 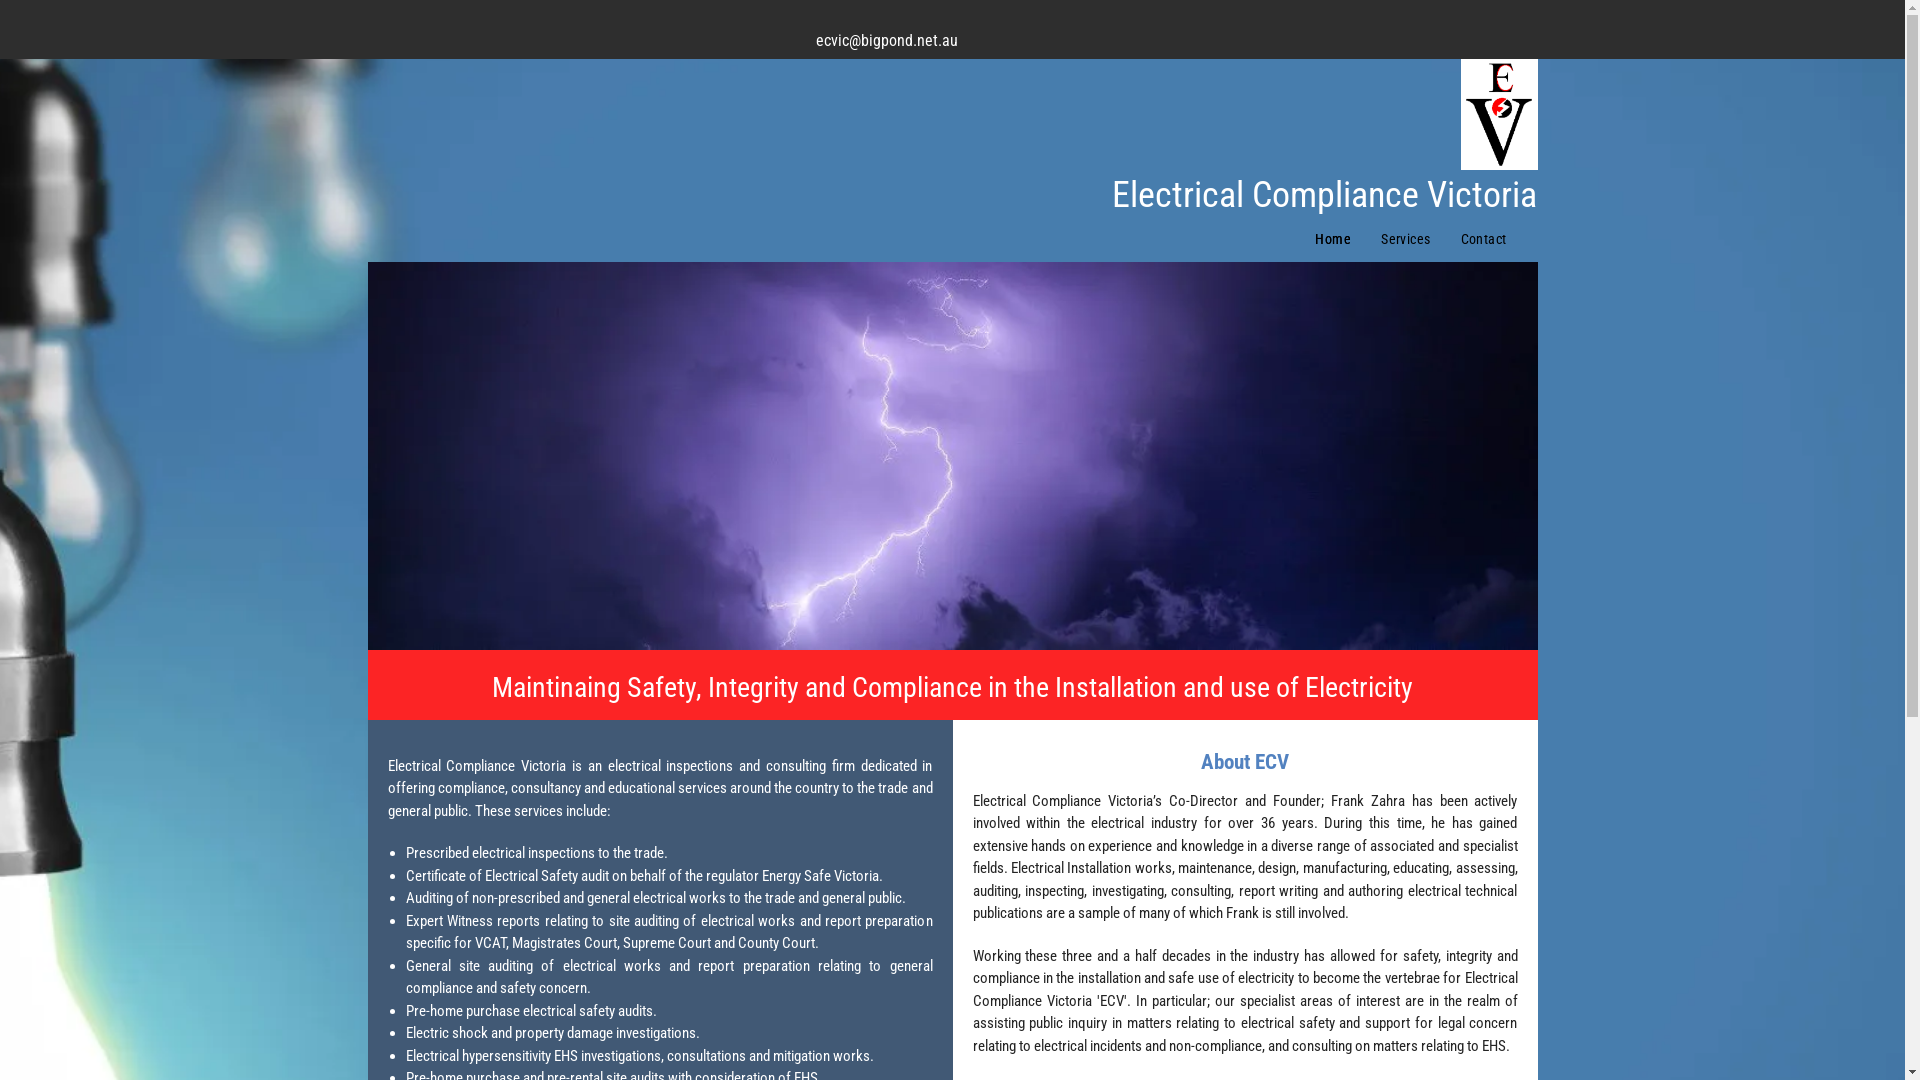 I want to click on 'Home', so click(x=1333, y=238).